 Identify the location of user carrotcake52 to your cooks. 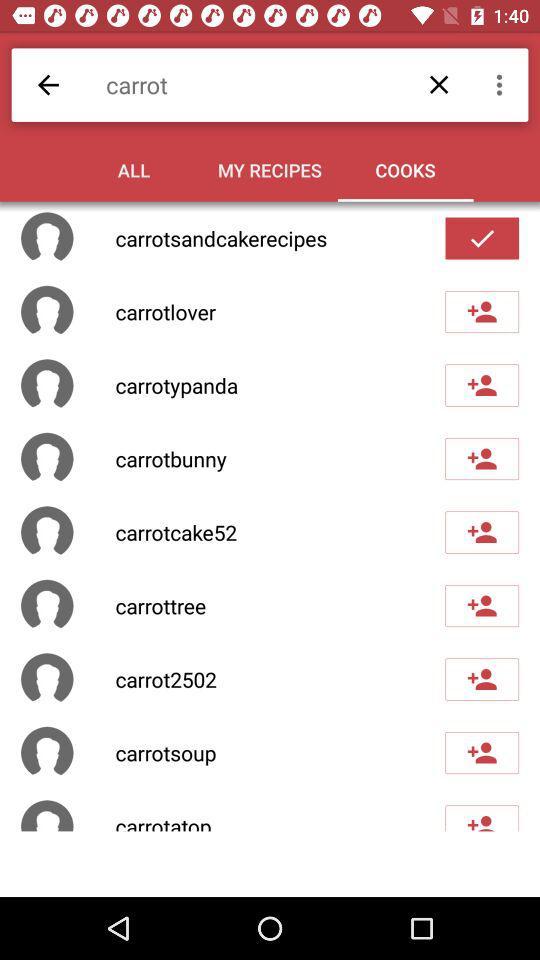
(481, 531).